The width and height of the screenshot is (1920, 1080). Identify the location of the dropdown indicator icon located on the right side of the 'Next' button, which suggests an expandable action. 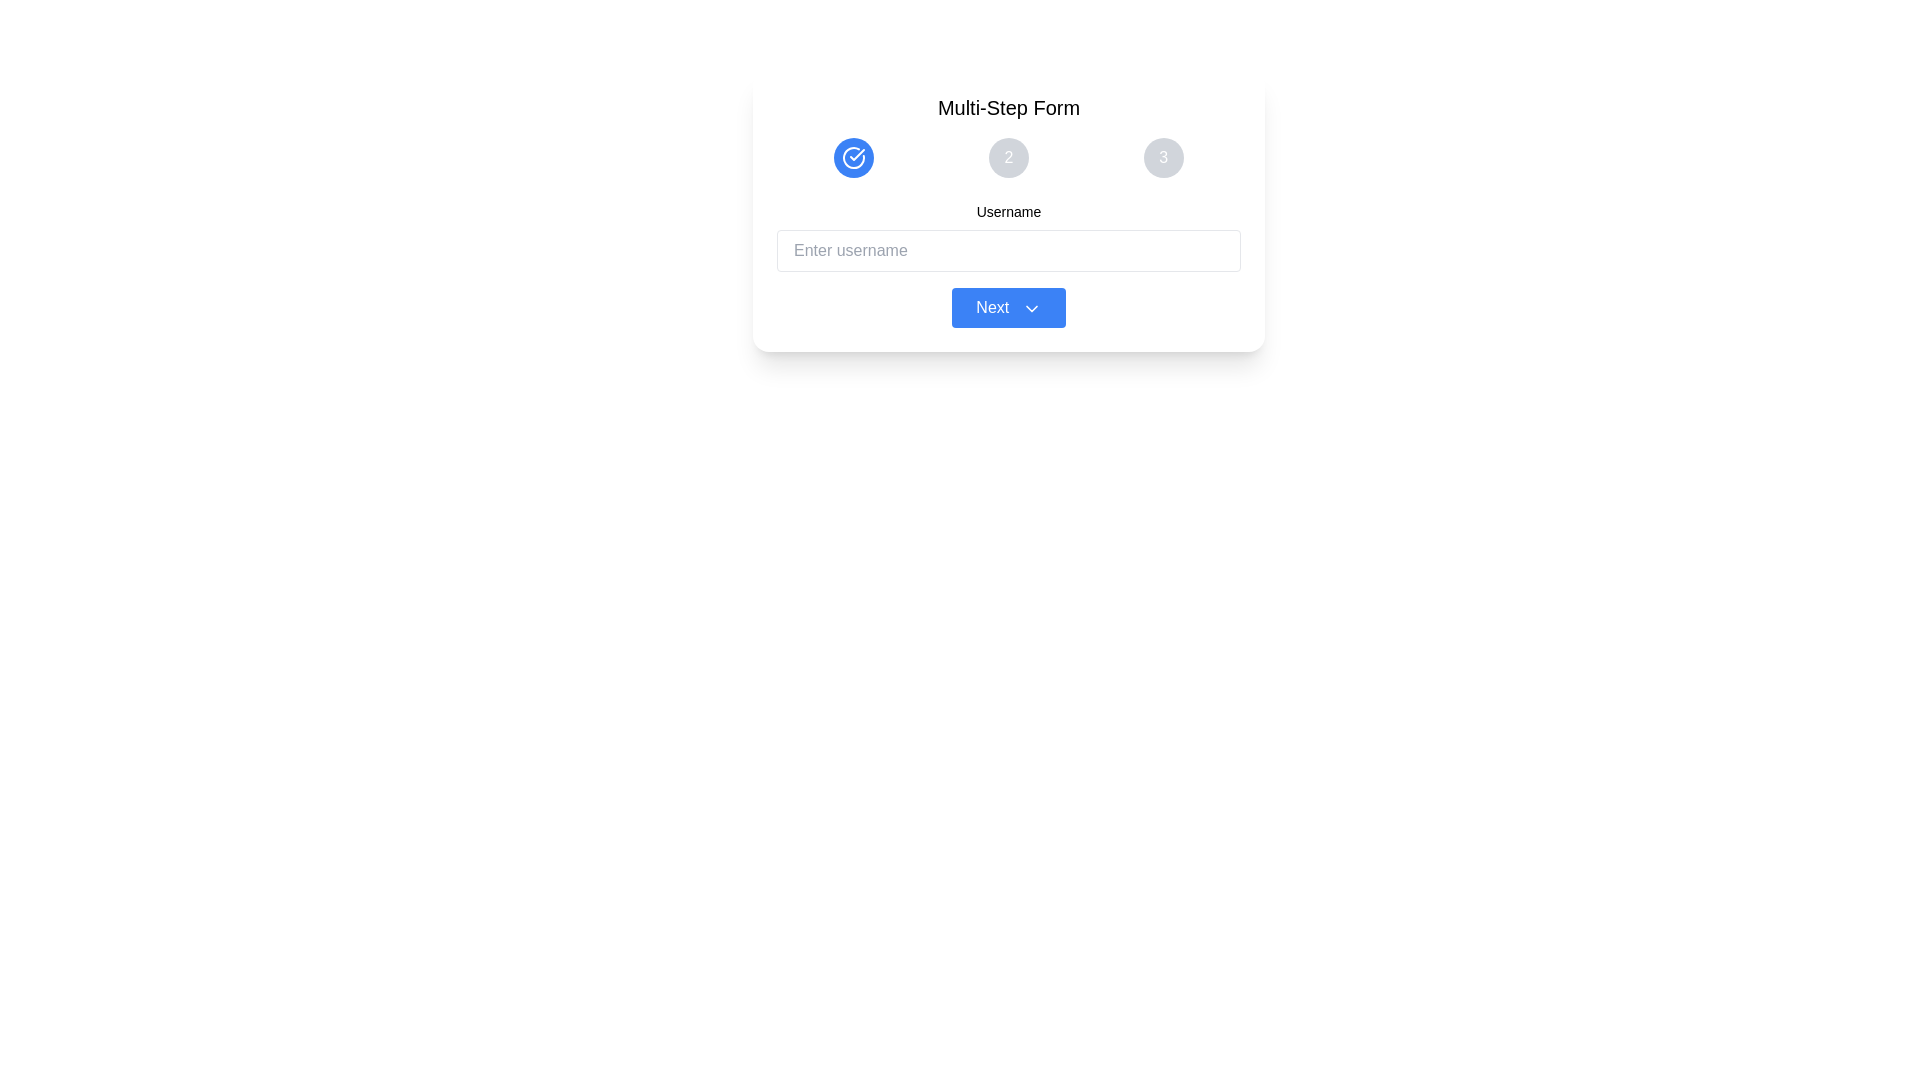
(1031, 308).